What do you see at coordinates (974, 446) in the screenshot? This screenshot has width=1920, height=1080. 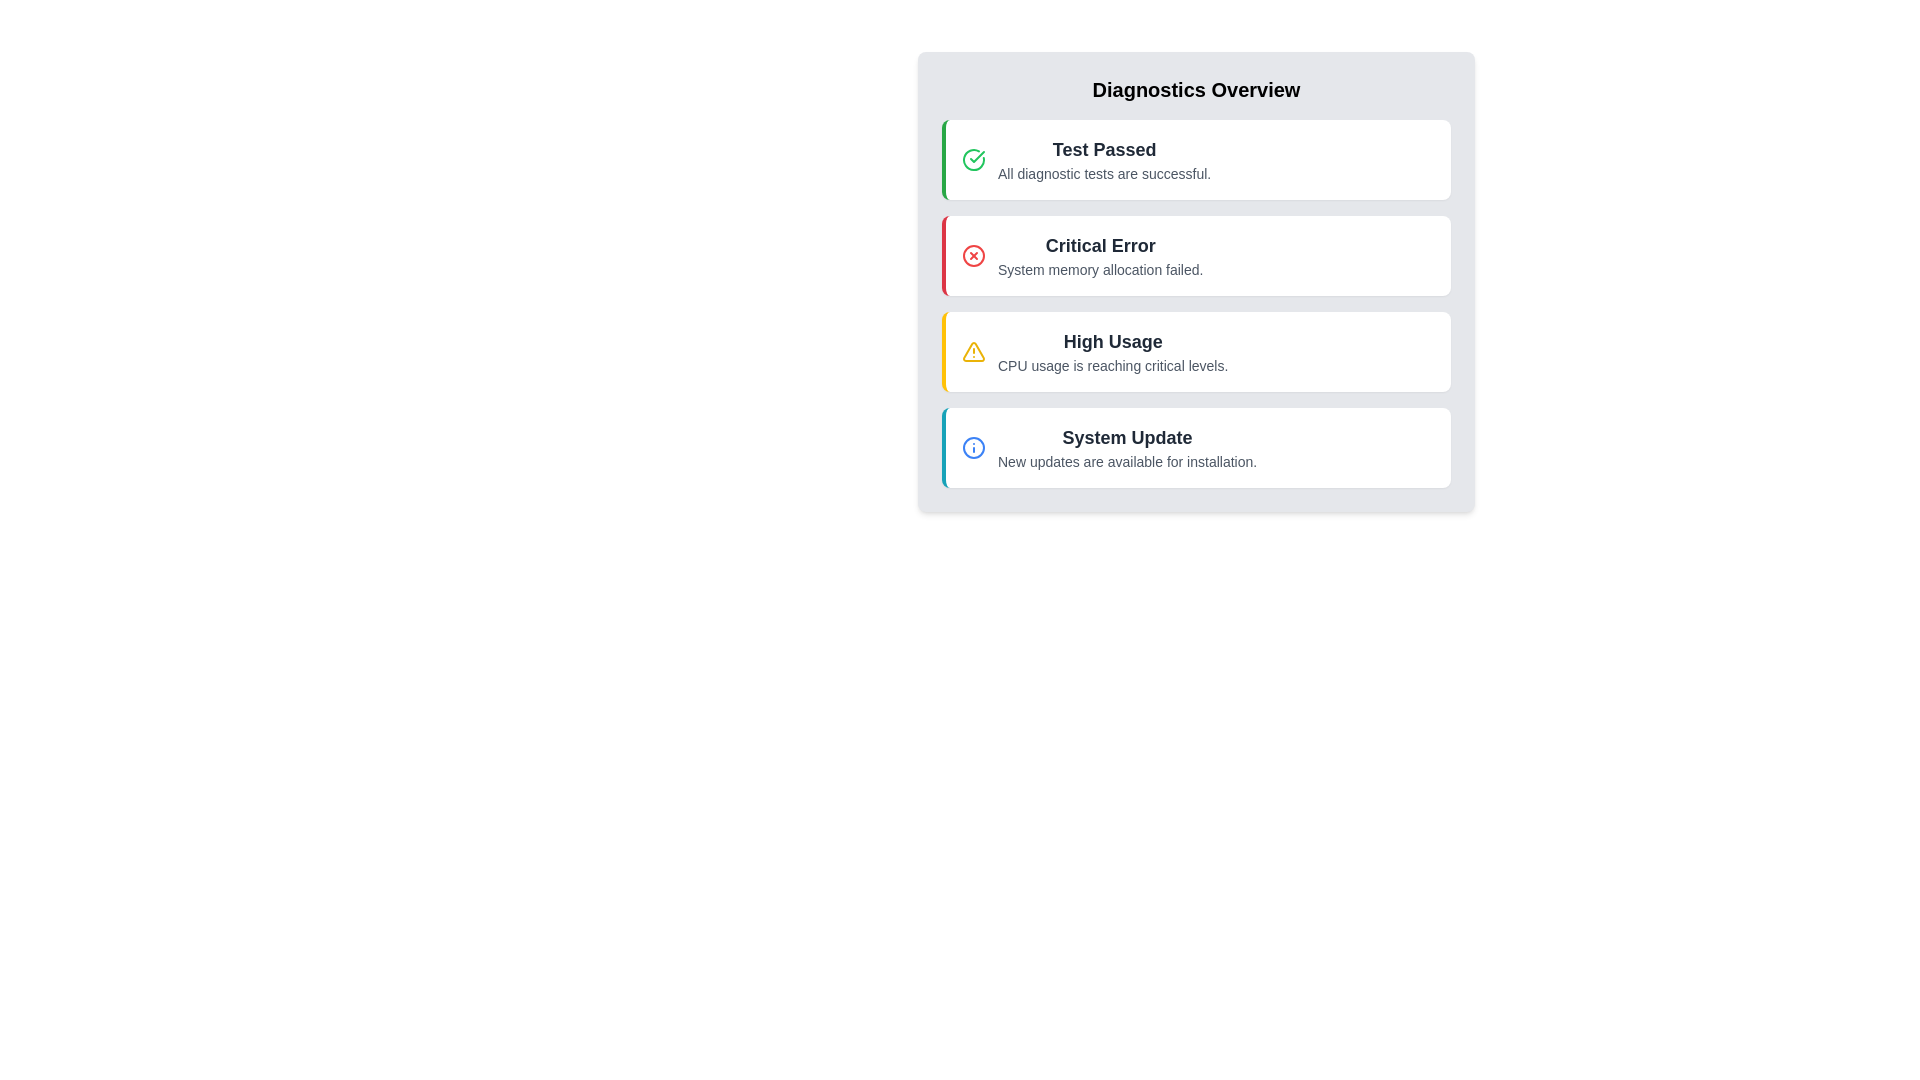 I see `the decorative SVG Circle located at the center of the blue-colored info icon next to the 'System Update' text` at bounding box center [974, 446].